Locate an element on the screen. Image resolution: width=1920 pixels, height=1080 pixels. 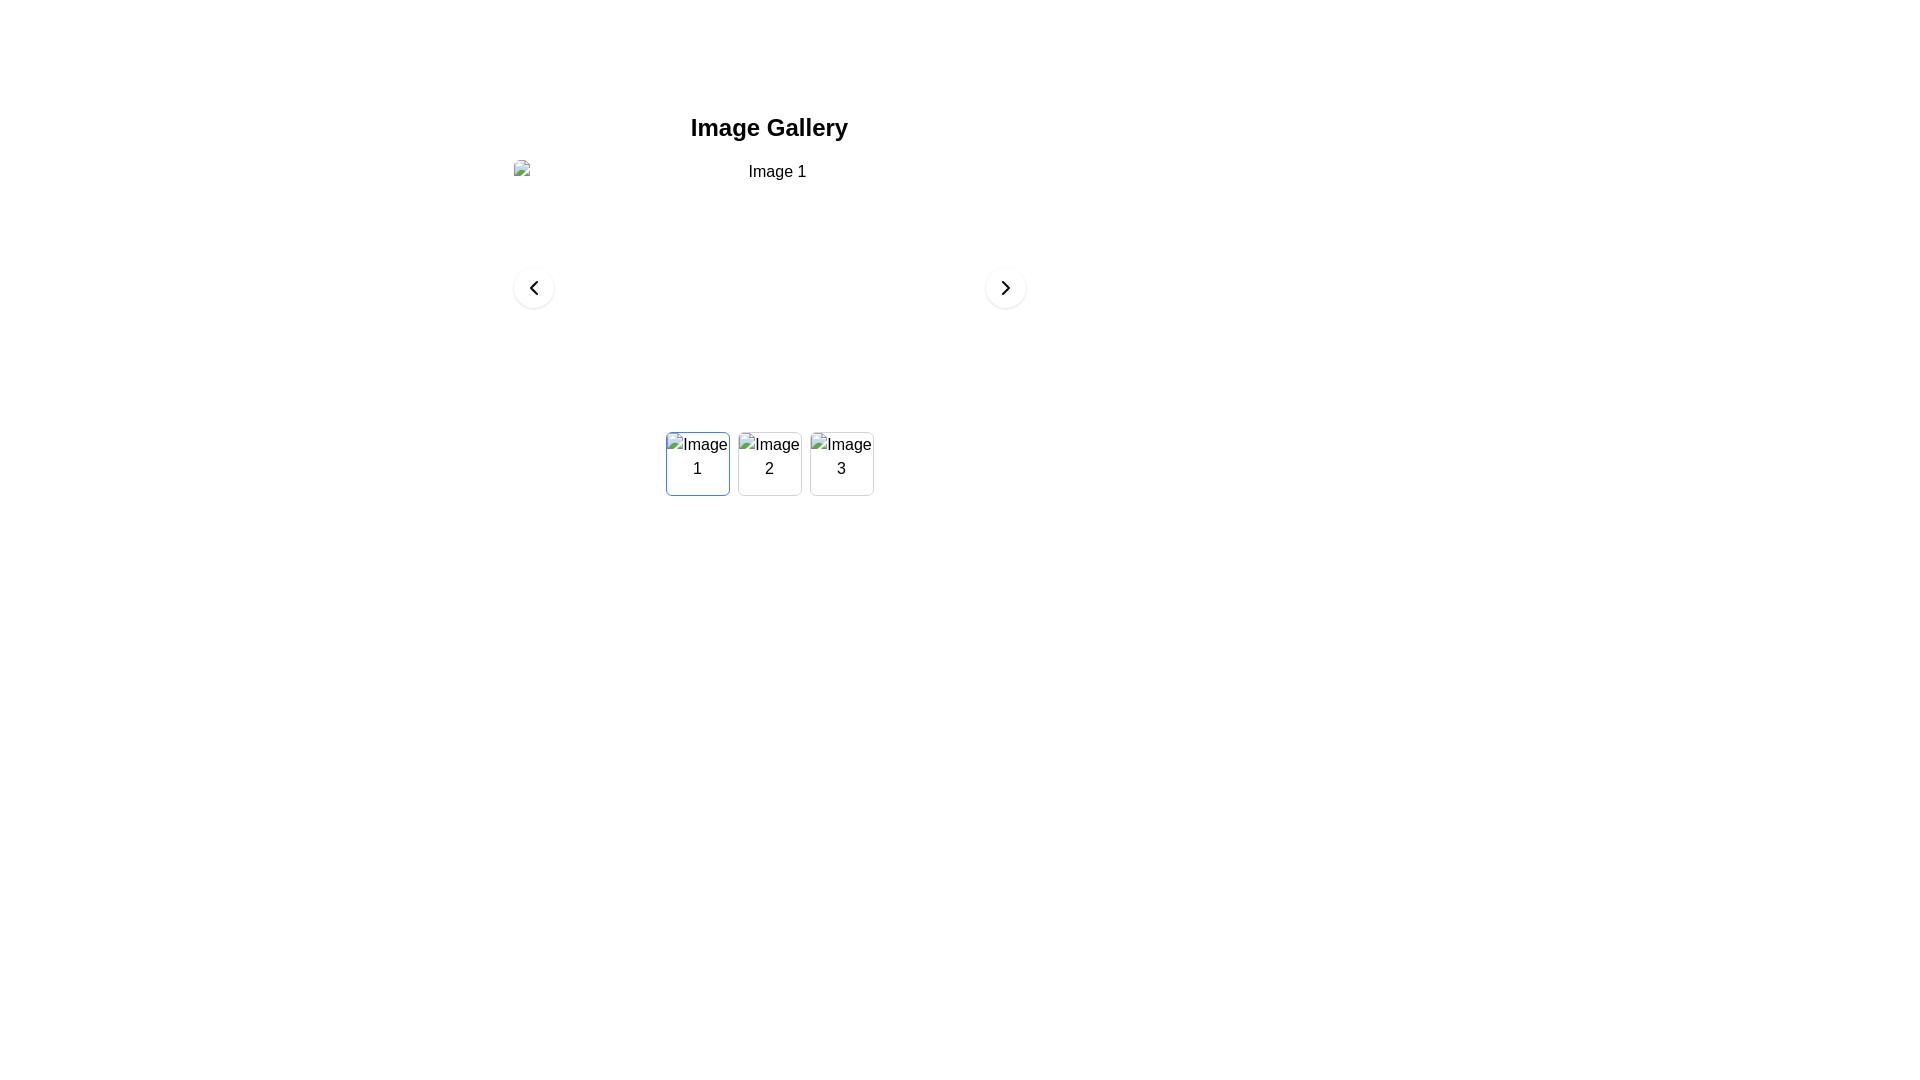
the circular button with a white background and a black right-facing chevron icon is located at coordinates (1005, 288).